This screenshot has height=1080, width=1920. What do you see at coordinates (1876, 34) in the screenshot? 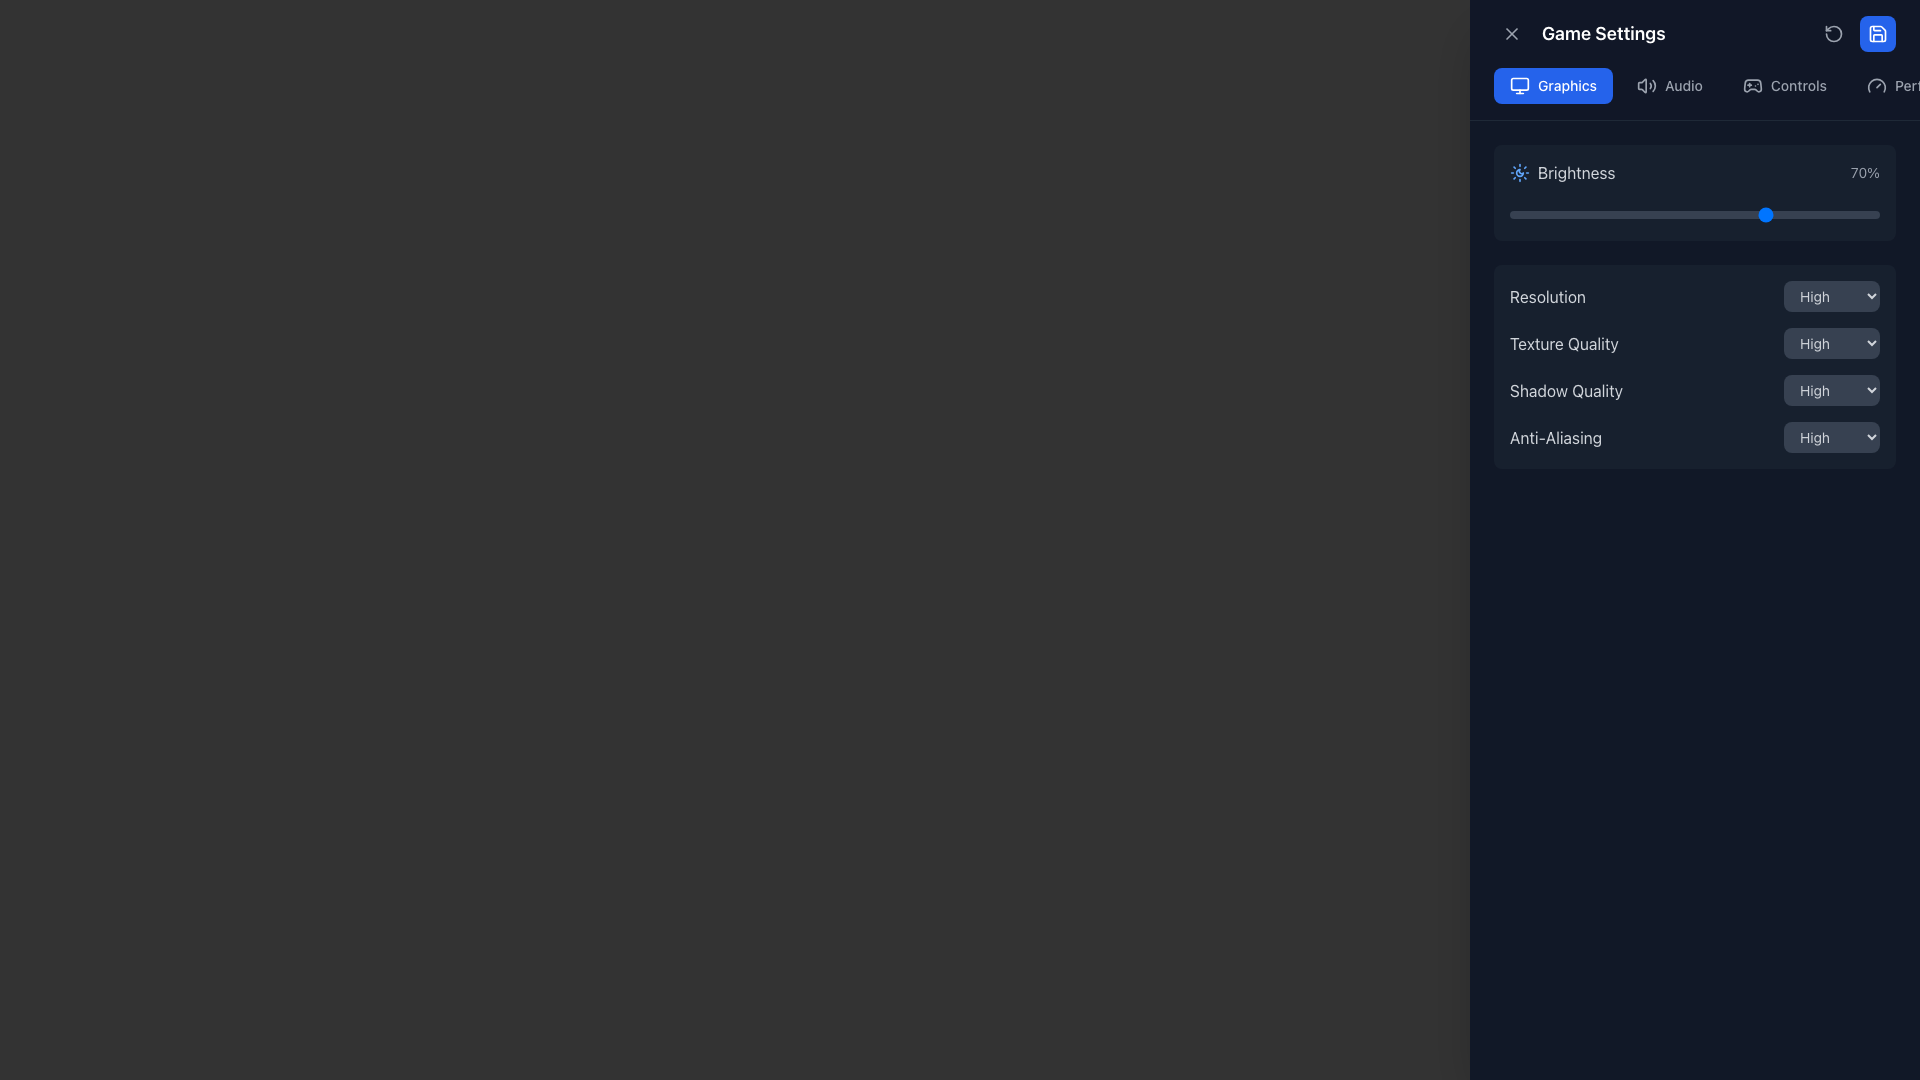
I see `the Save icon, which is a small blue floppy disk symbol located inside a button in the top-right corner of the interface` at bounding box center [1876, 34].